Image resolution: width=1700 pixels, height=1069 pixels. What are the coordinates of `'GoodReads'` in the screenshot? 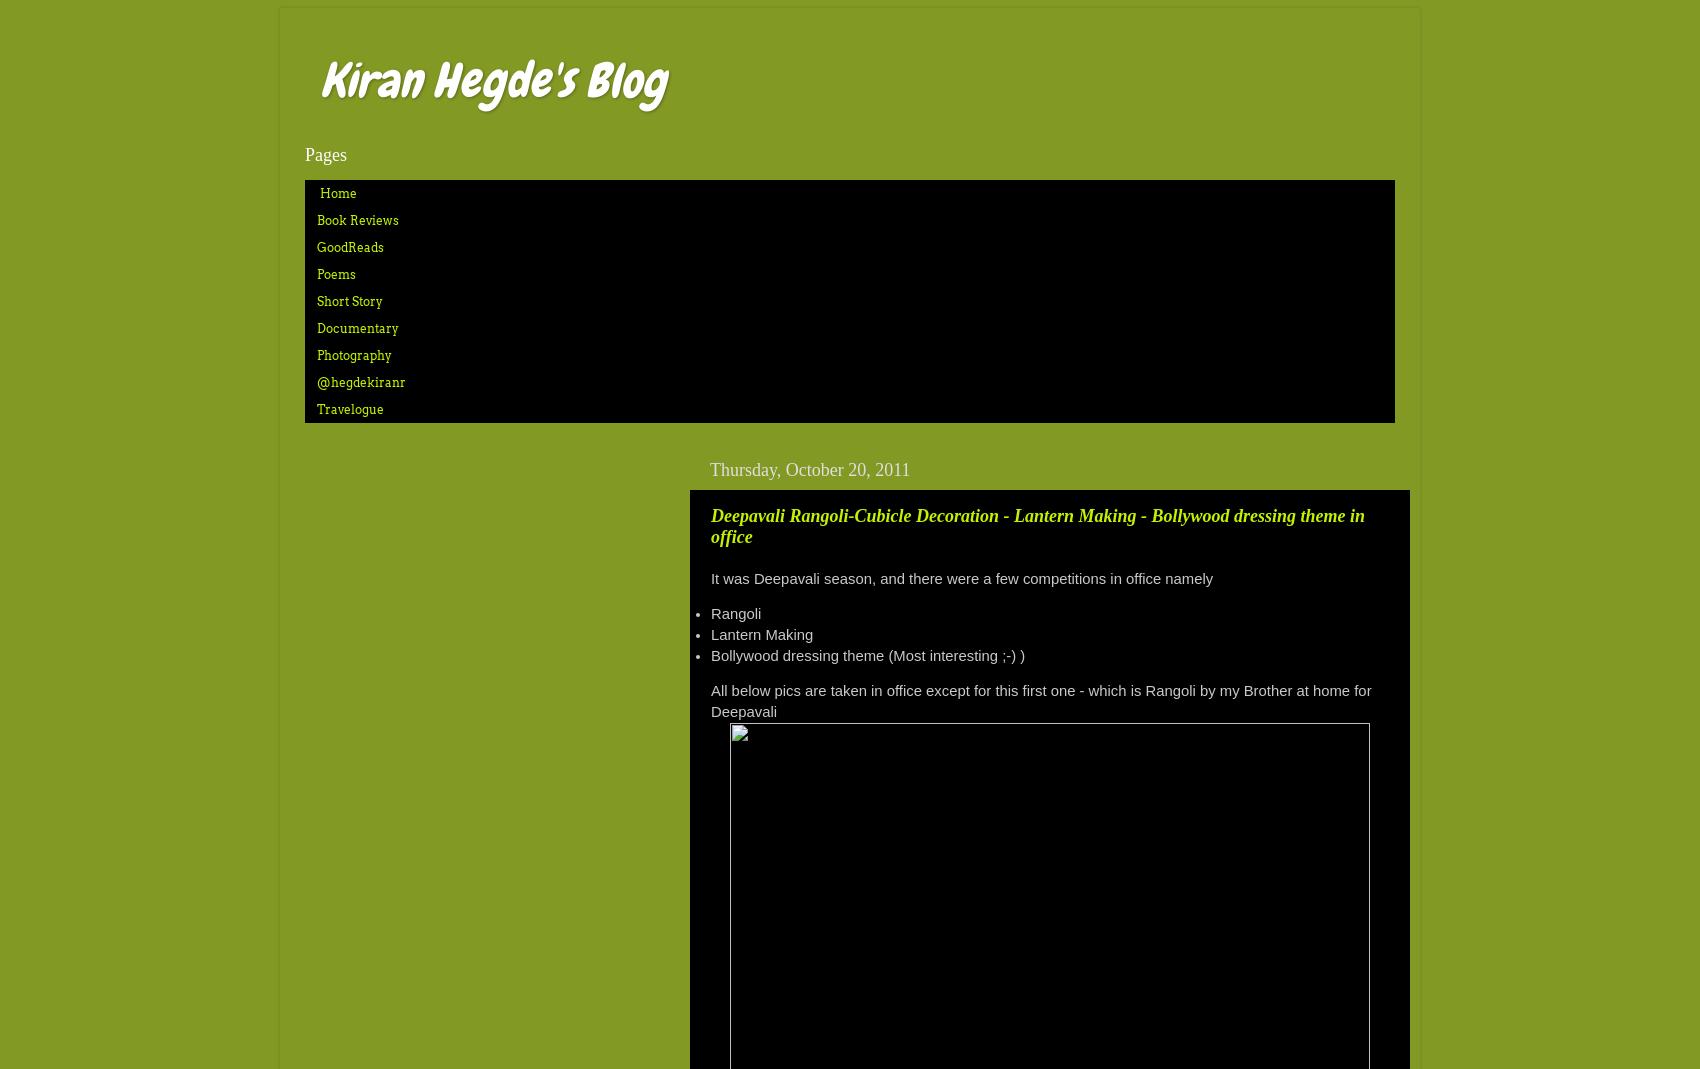 It's located at (349, 245).